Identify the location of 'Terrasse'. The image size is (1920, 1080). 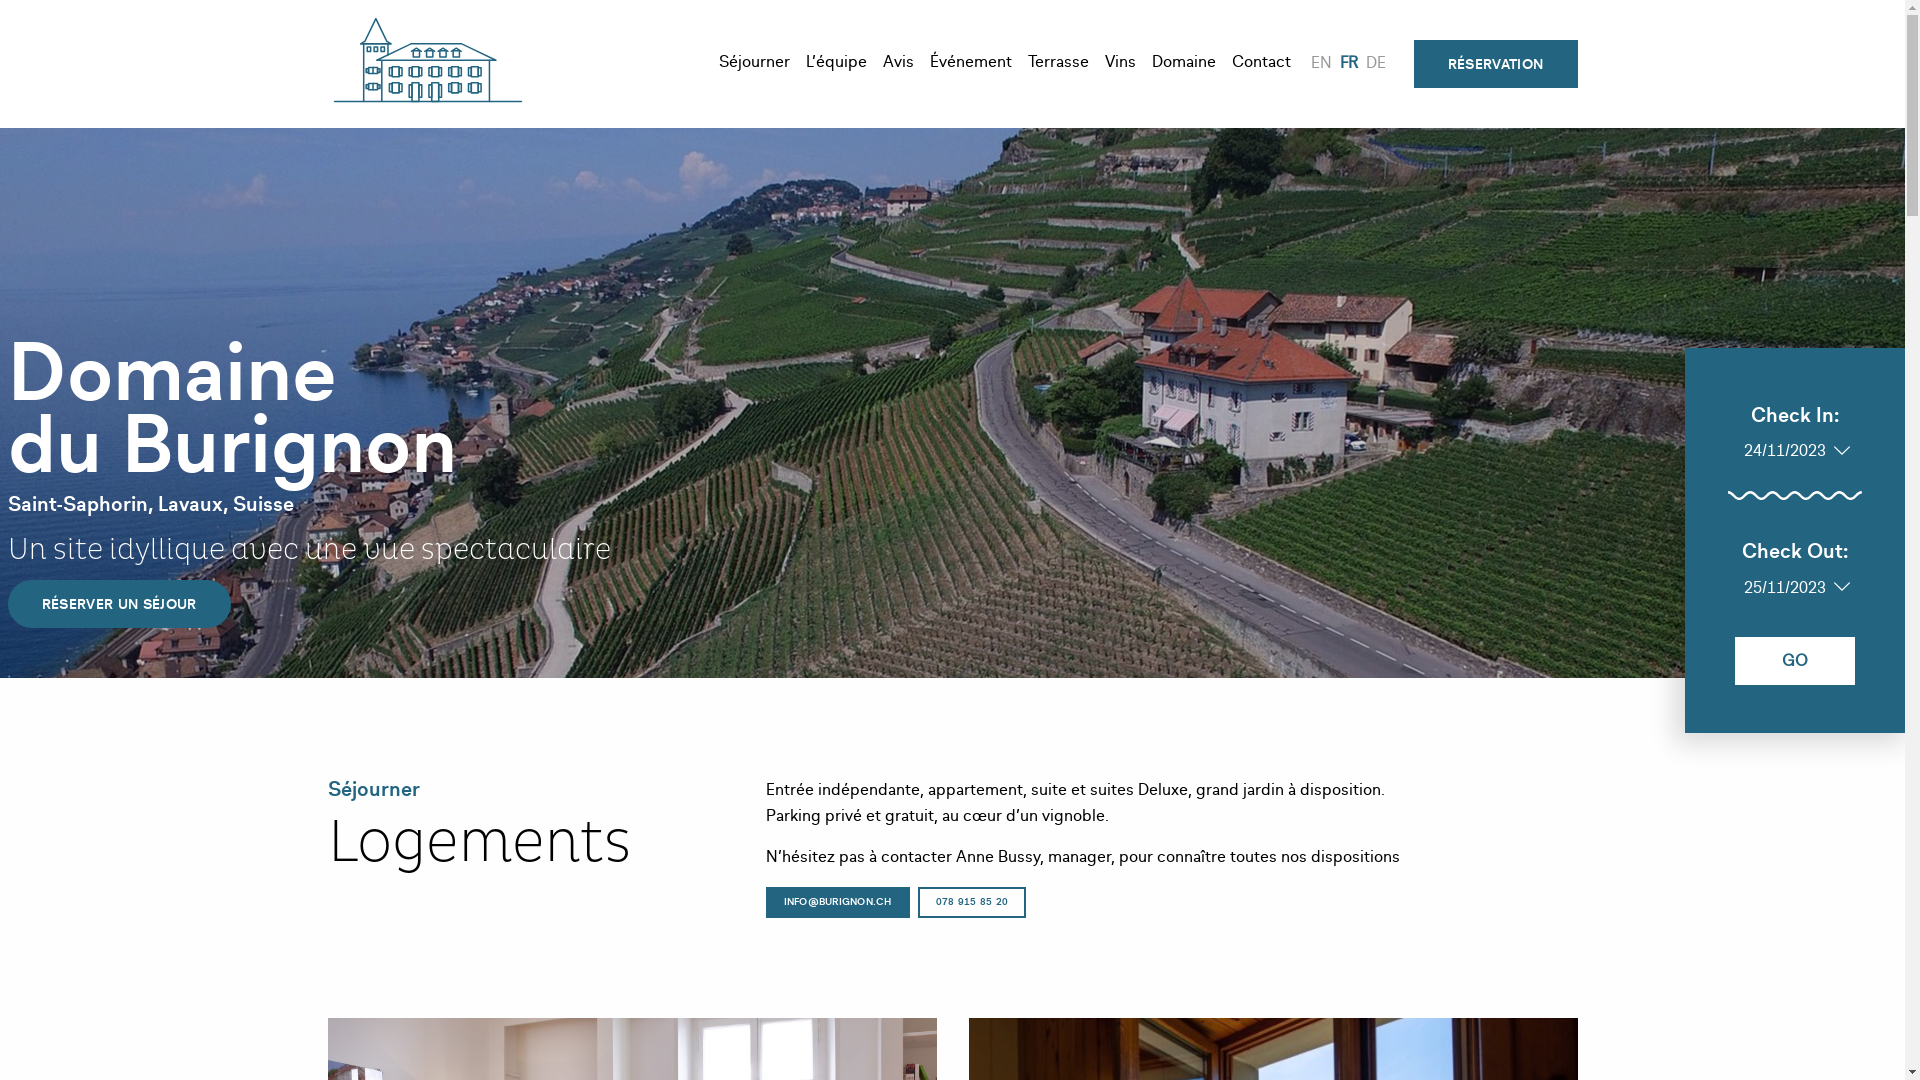
(1057, 63).